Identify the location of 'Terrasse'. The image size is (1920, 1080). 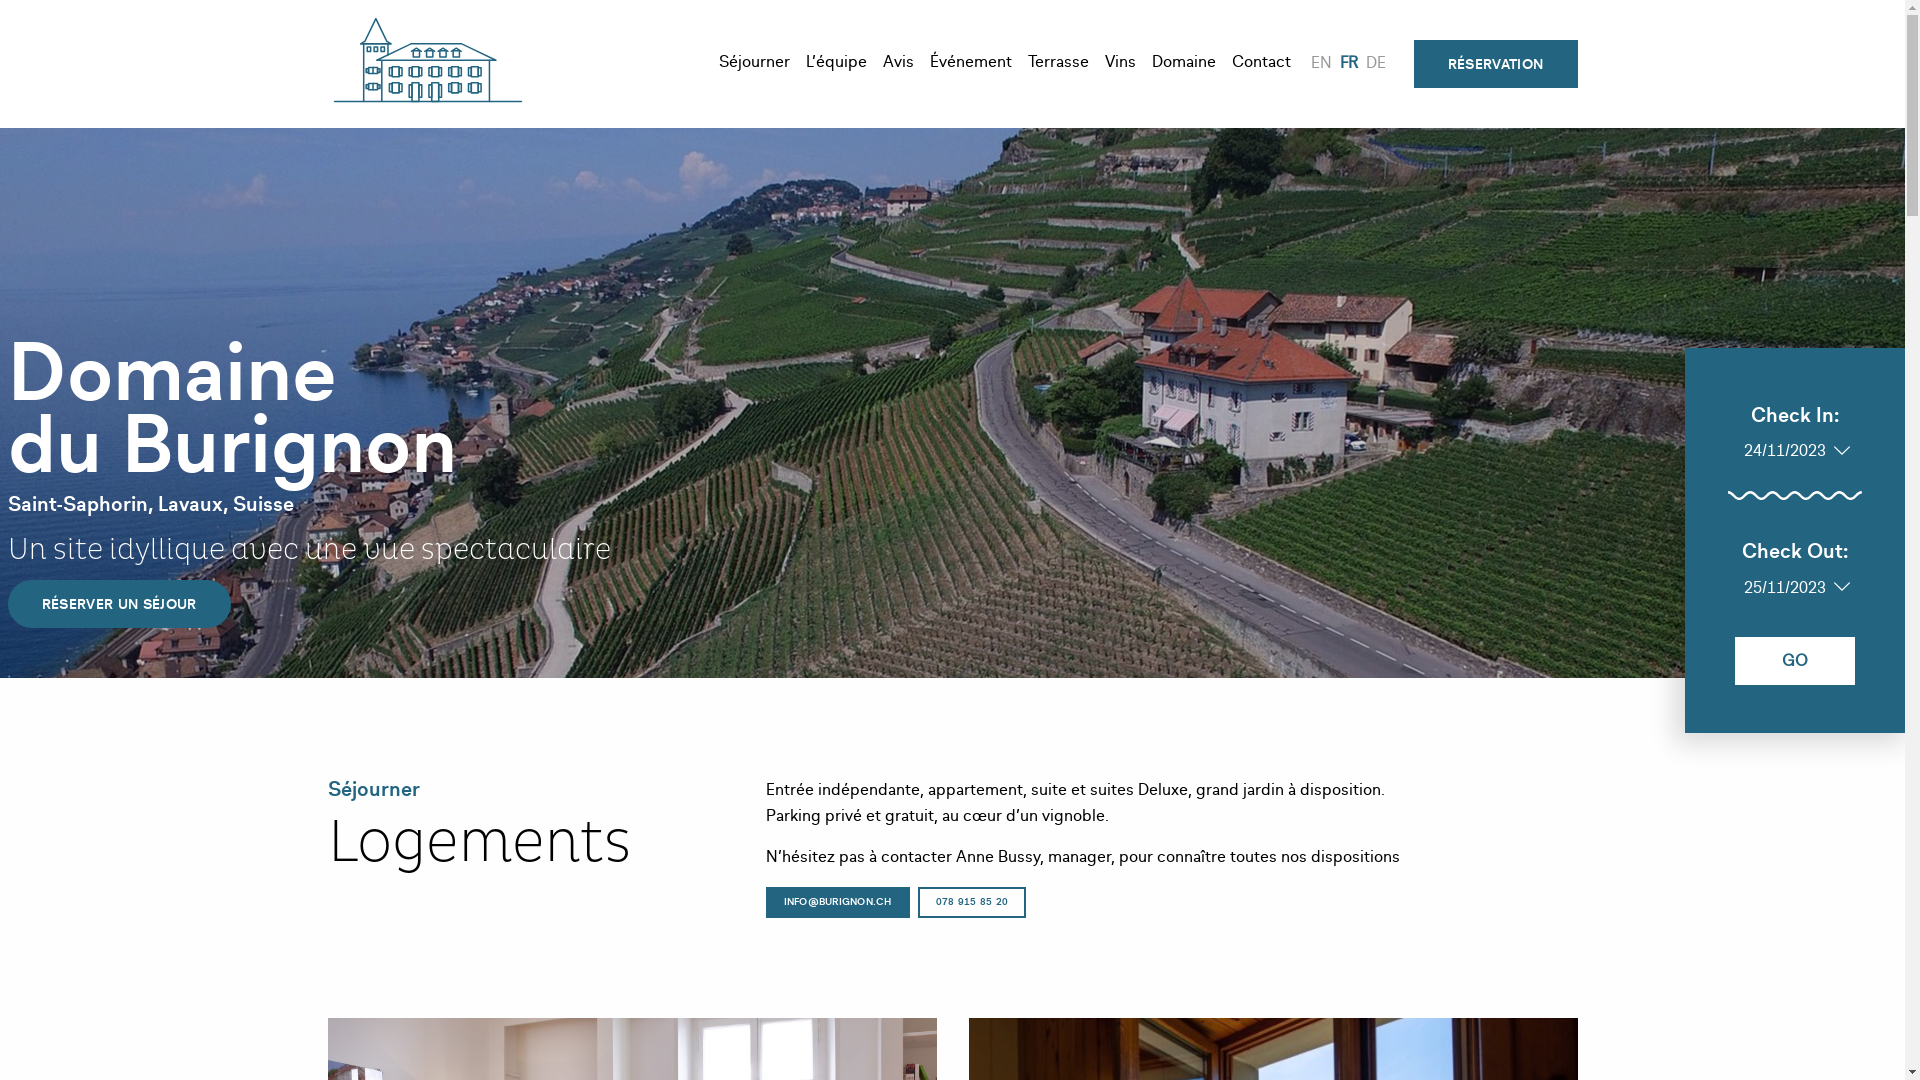
(1057, 63).